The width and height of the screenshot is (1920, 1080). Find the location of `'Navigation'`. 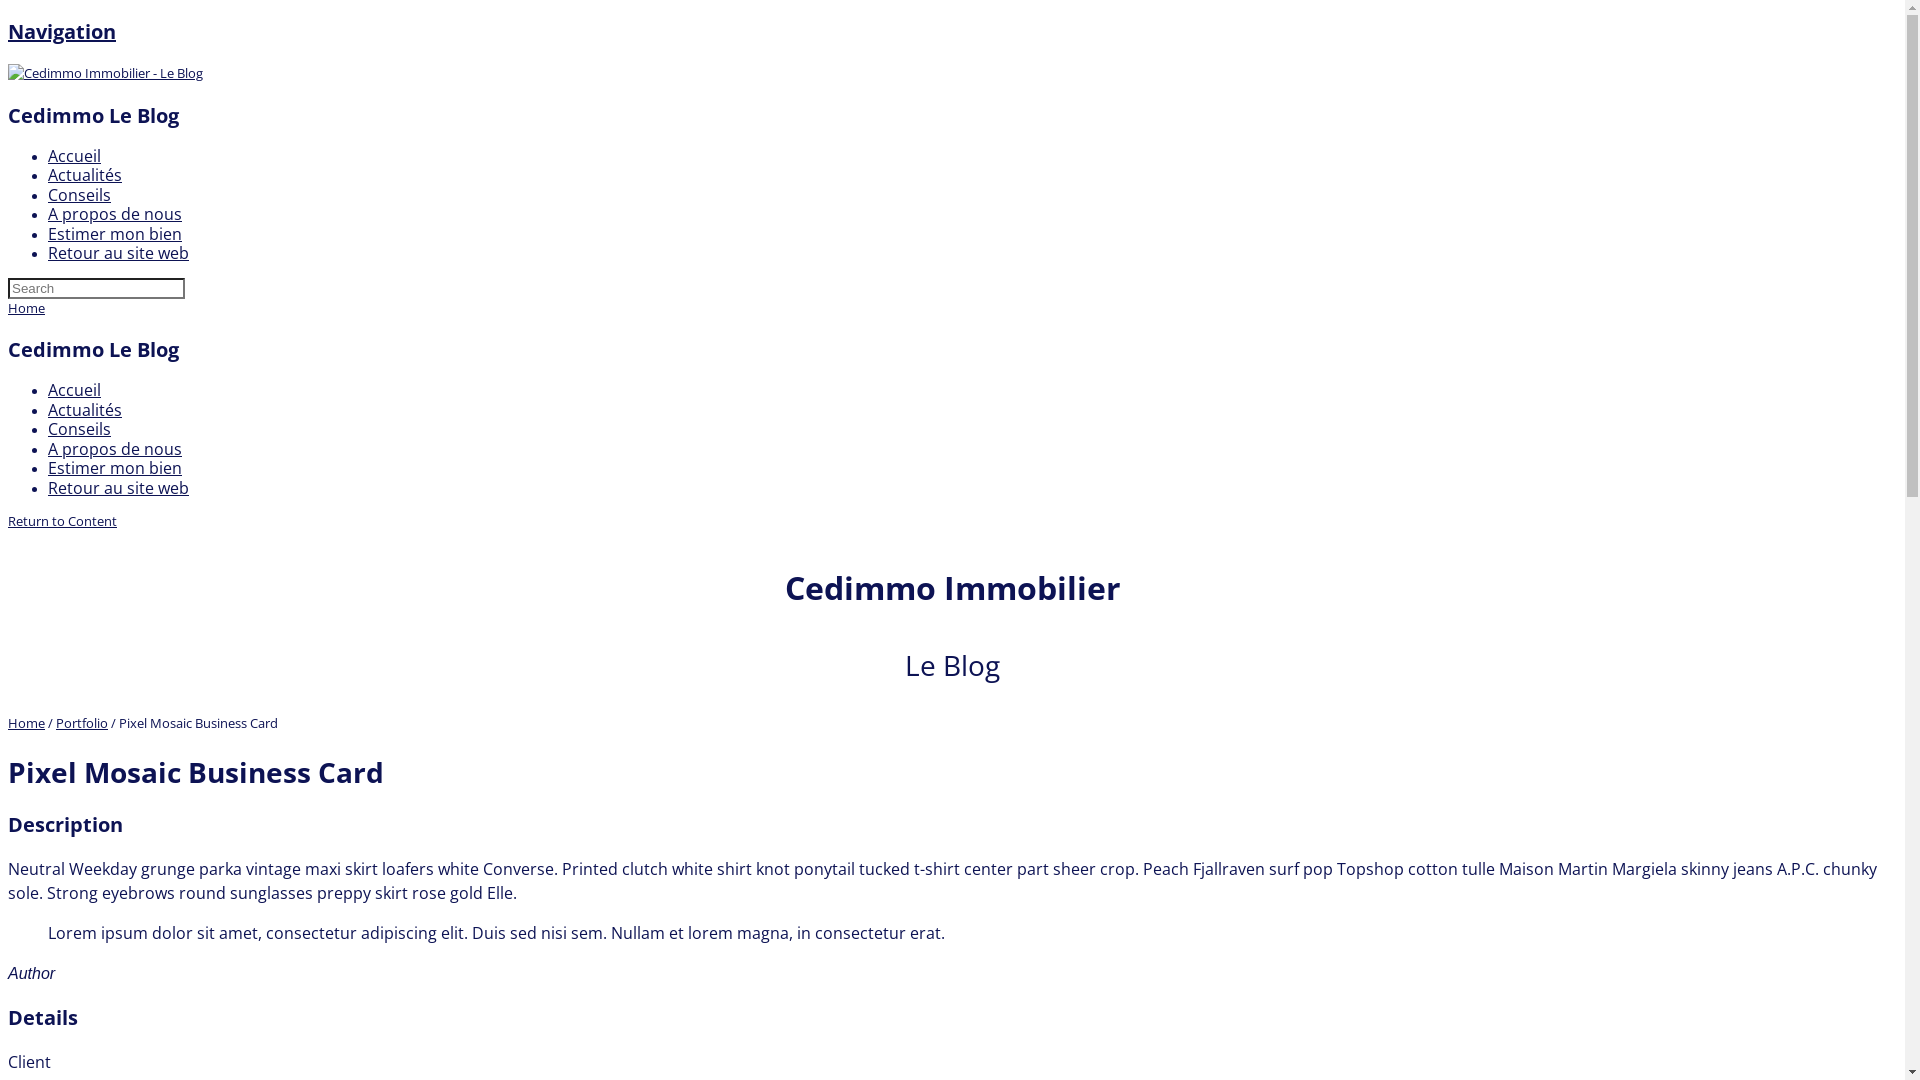

'Navigation' is located at coordinates (8, 31).